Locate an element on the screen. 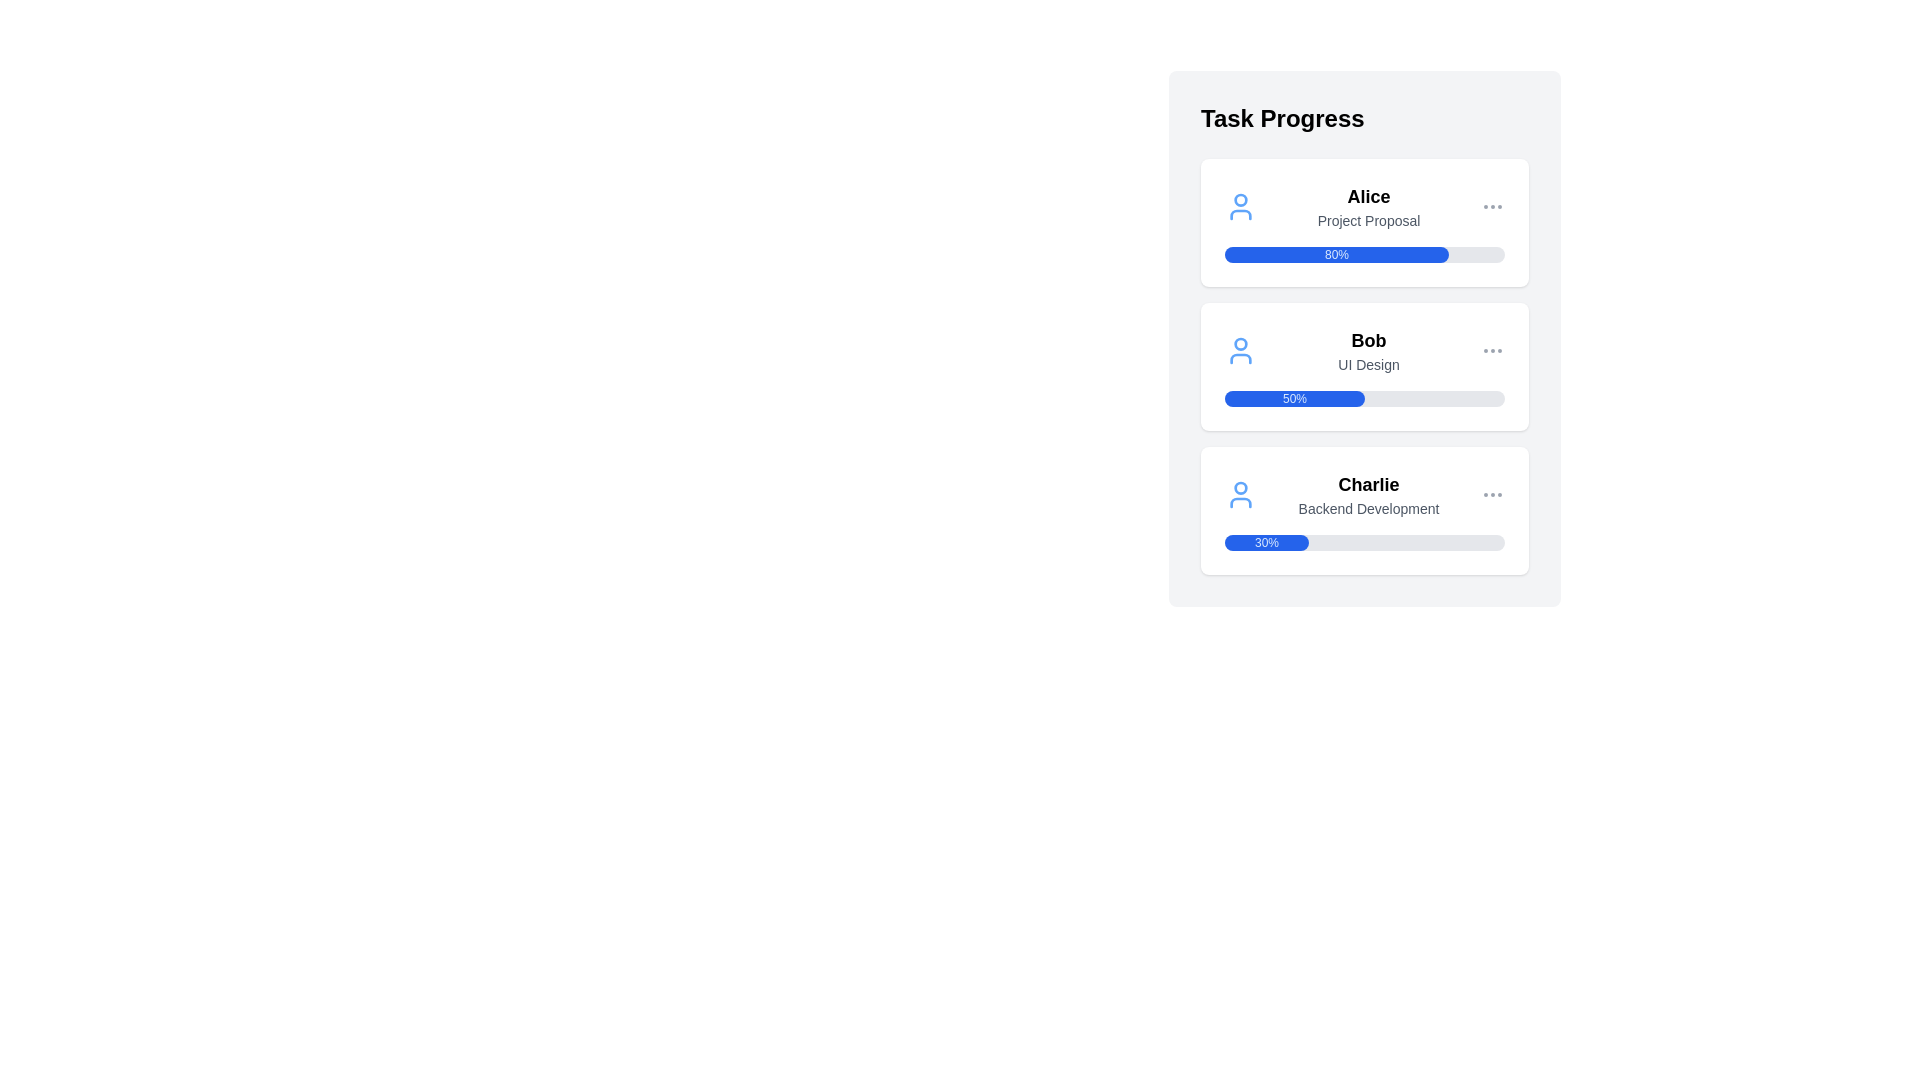  percentage displayed in the progress bar representing 50% completion for the task labeled 'Bob UI Design', located in the middle card of the Task Progress list is located at coordinates (1295, 398).